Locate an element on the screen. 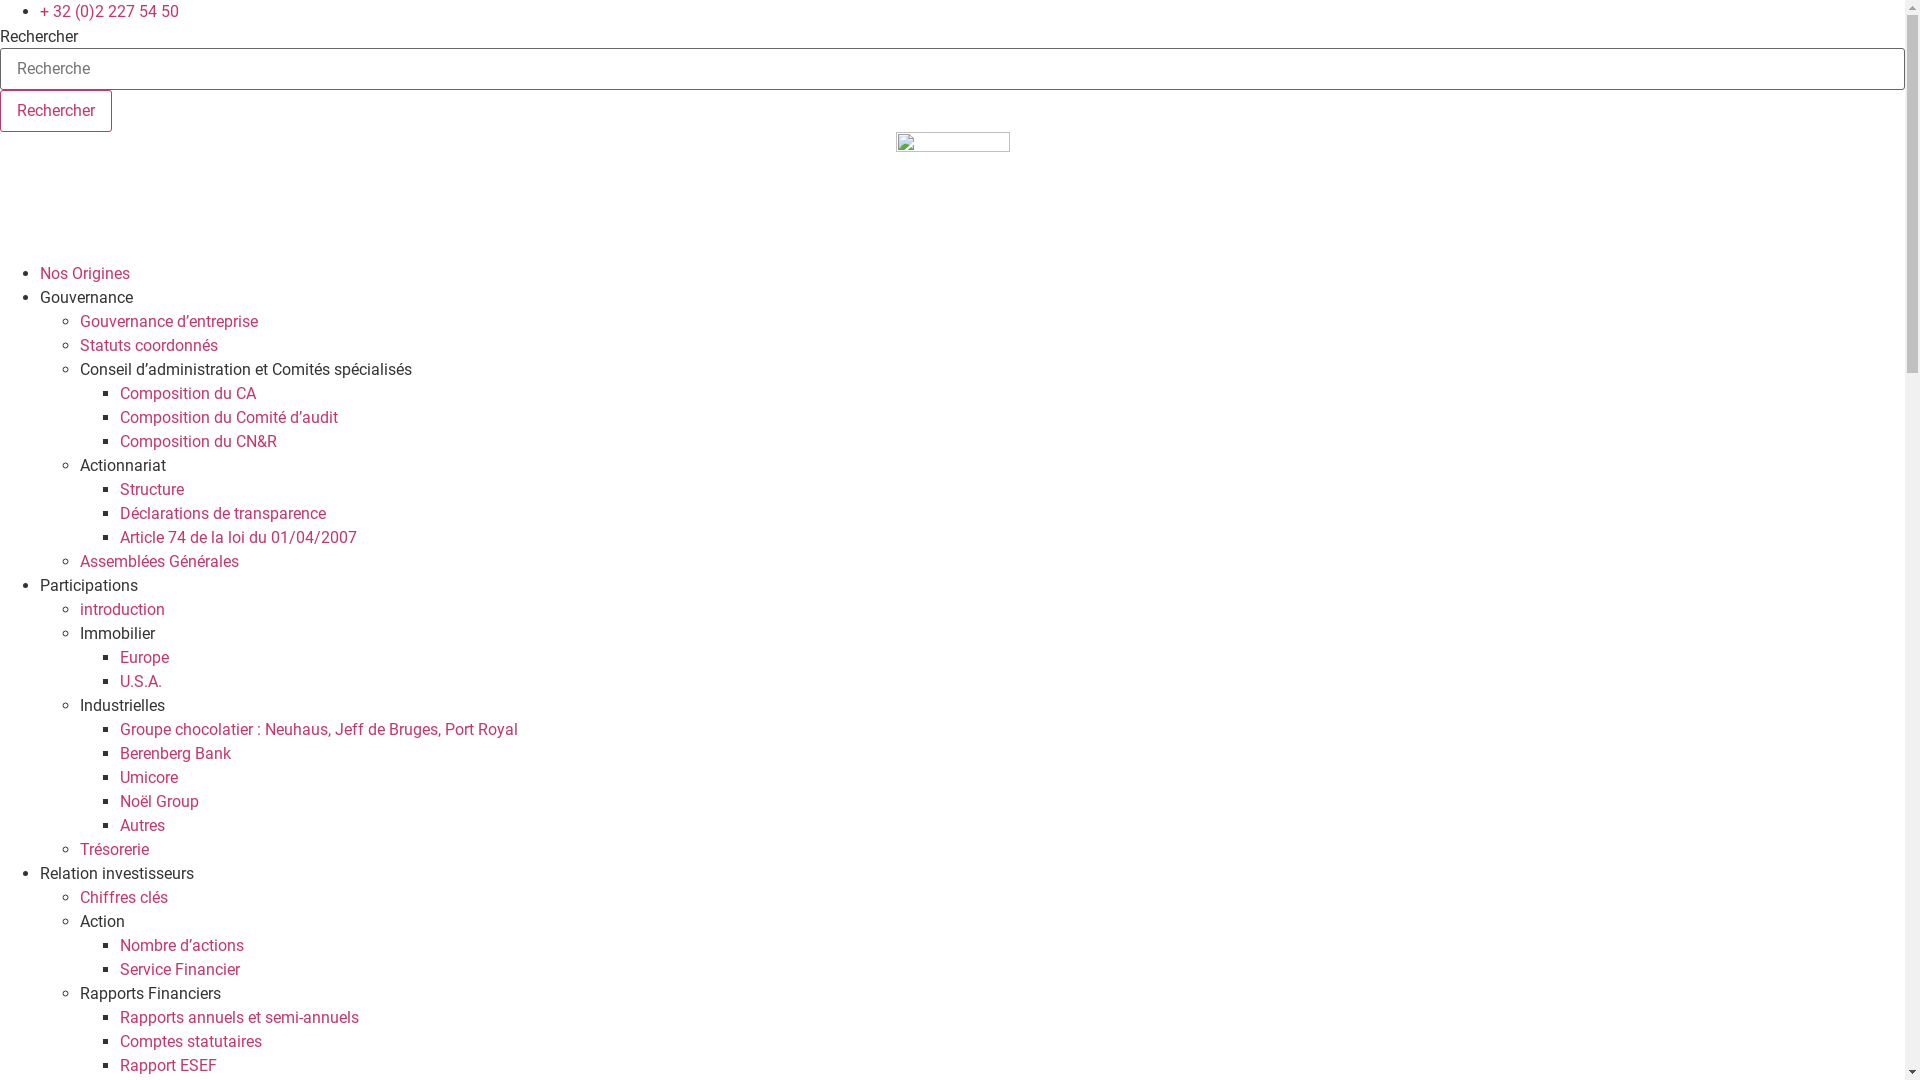 The width and height of the screenshot is (1920, 1080). 'Actionnariat' is located at coordinates (122, 465).